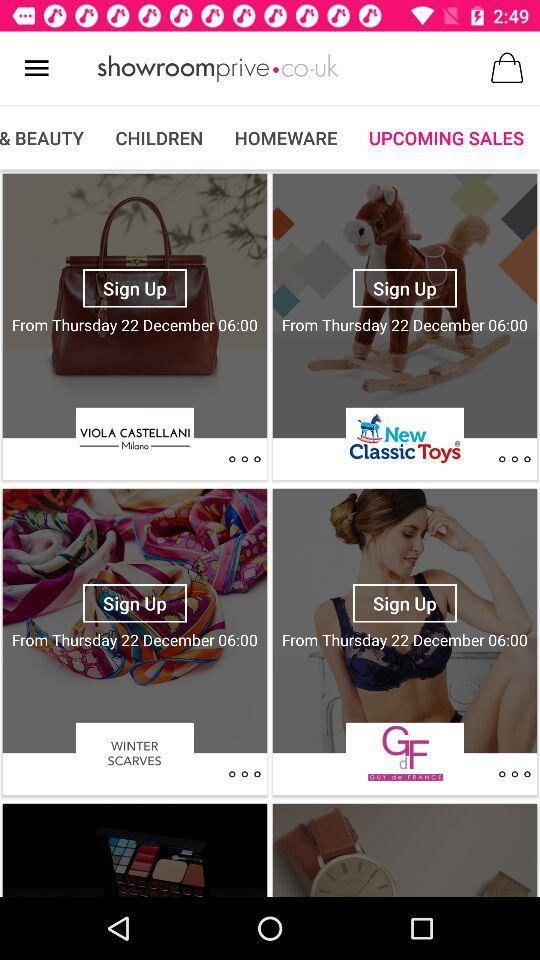 The height and width of the screenshot is (960, 540). What do you see at coordinates (217, 68) in the screenshot?
I see `make advertisement` at bounding box center [217, 68].